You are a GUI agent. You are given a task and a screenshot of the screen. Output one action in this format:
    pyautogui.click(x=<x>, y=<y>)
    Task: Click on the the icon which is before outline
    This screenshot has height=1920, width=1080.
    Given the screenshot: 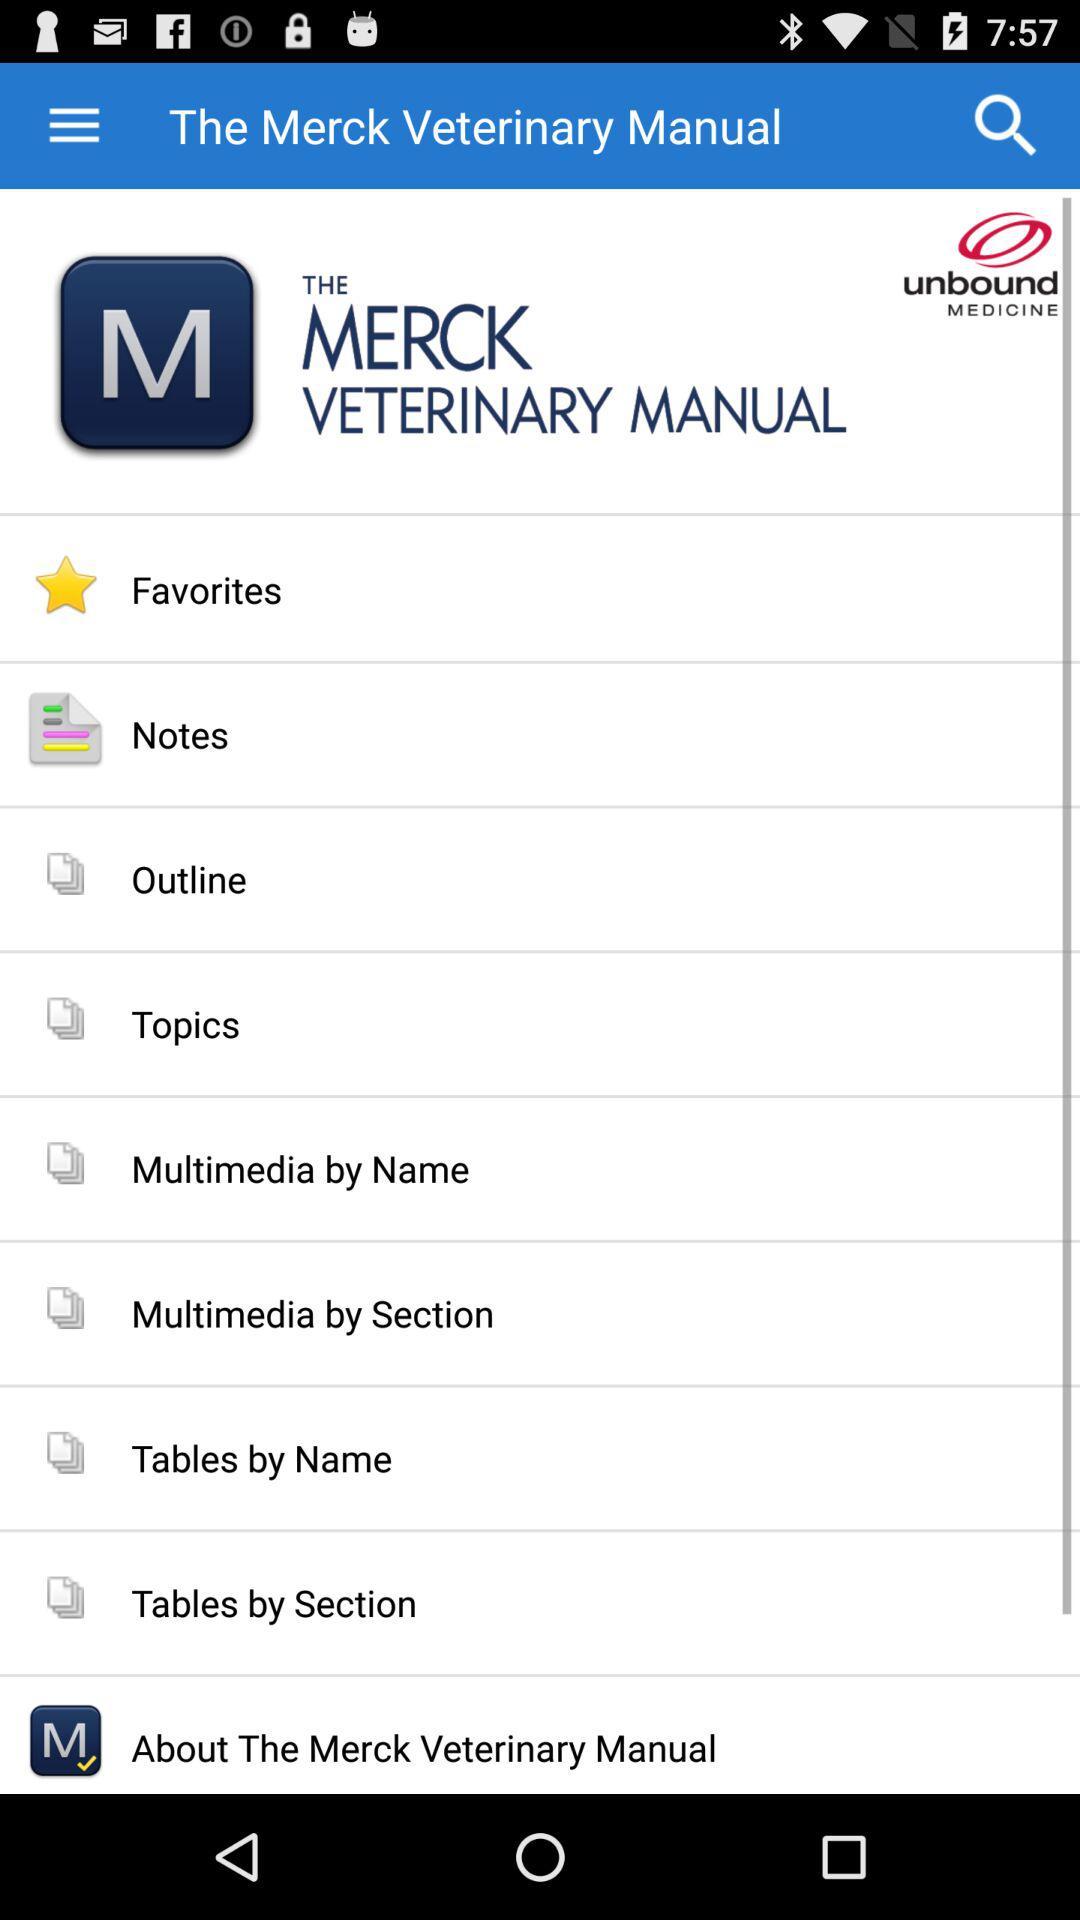 What is the action you would take?
    pyautogui.click(x=64, y=873)
    